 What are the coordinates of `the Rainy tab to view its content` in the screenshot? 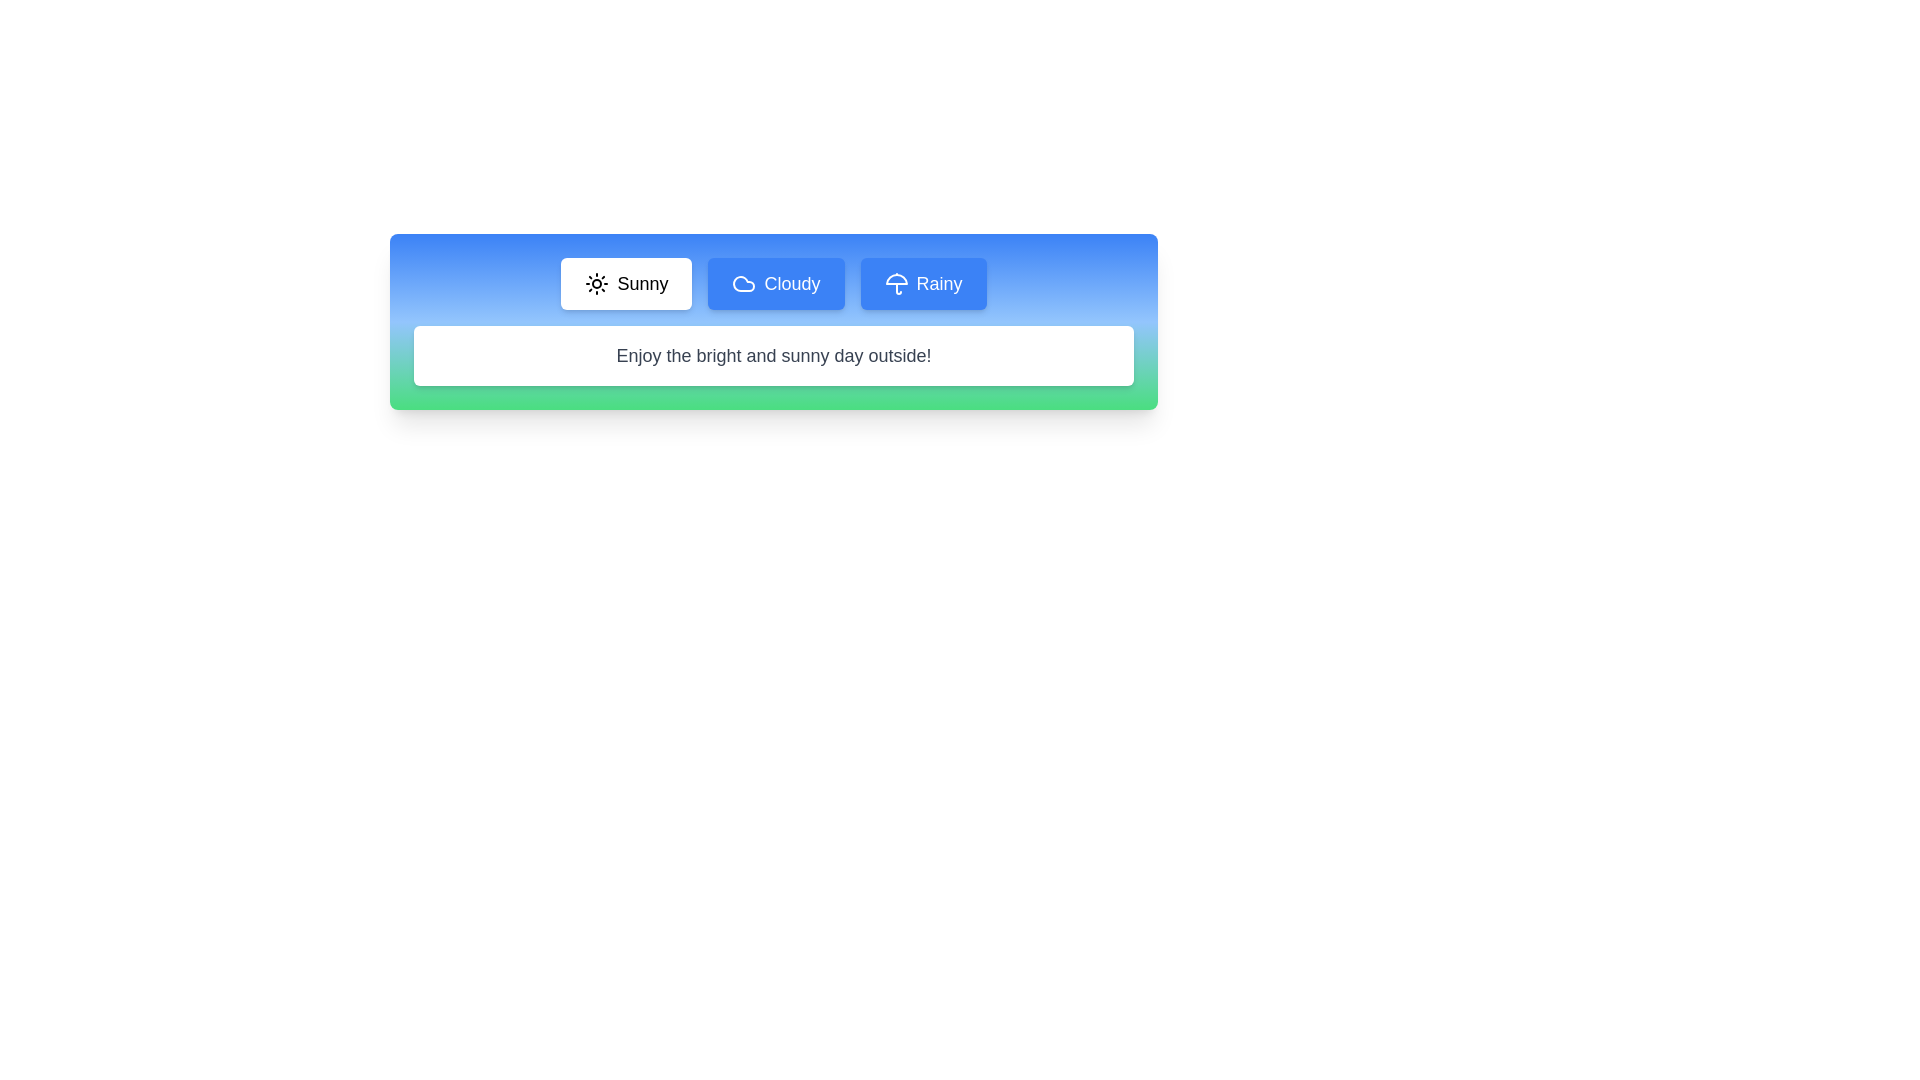 It's located at (922, 284).